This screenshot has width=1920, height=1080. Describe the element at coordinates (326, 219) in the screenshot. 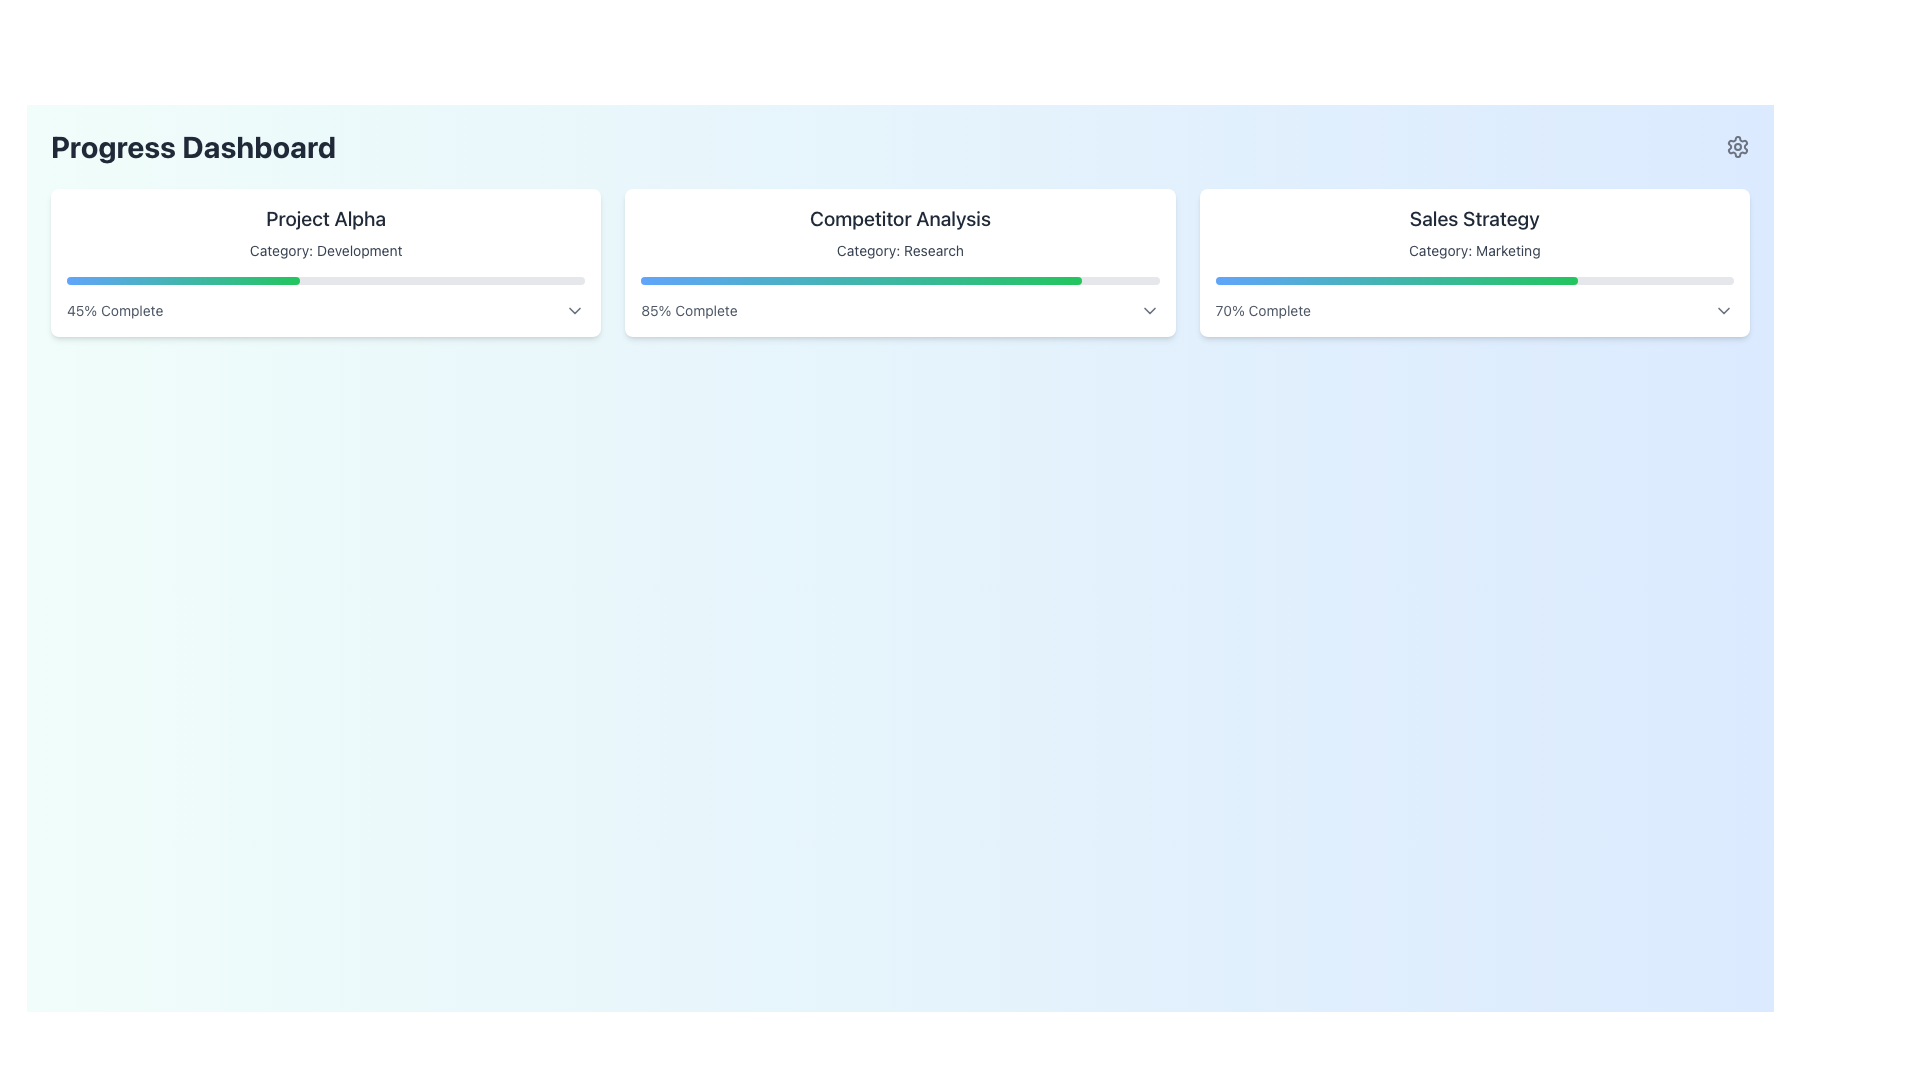

I see `the Text Label that serves as the title for the 'Project Alpha' card, located at the top section of the first card from the left` at that location.